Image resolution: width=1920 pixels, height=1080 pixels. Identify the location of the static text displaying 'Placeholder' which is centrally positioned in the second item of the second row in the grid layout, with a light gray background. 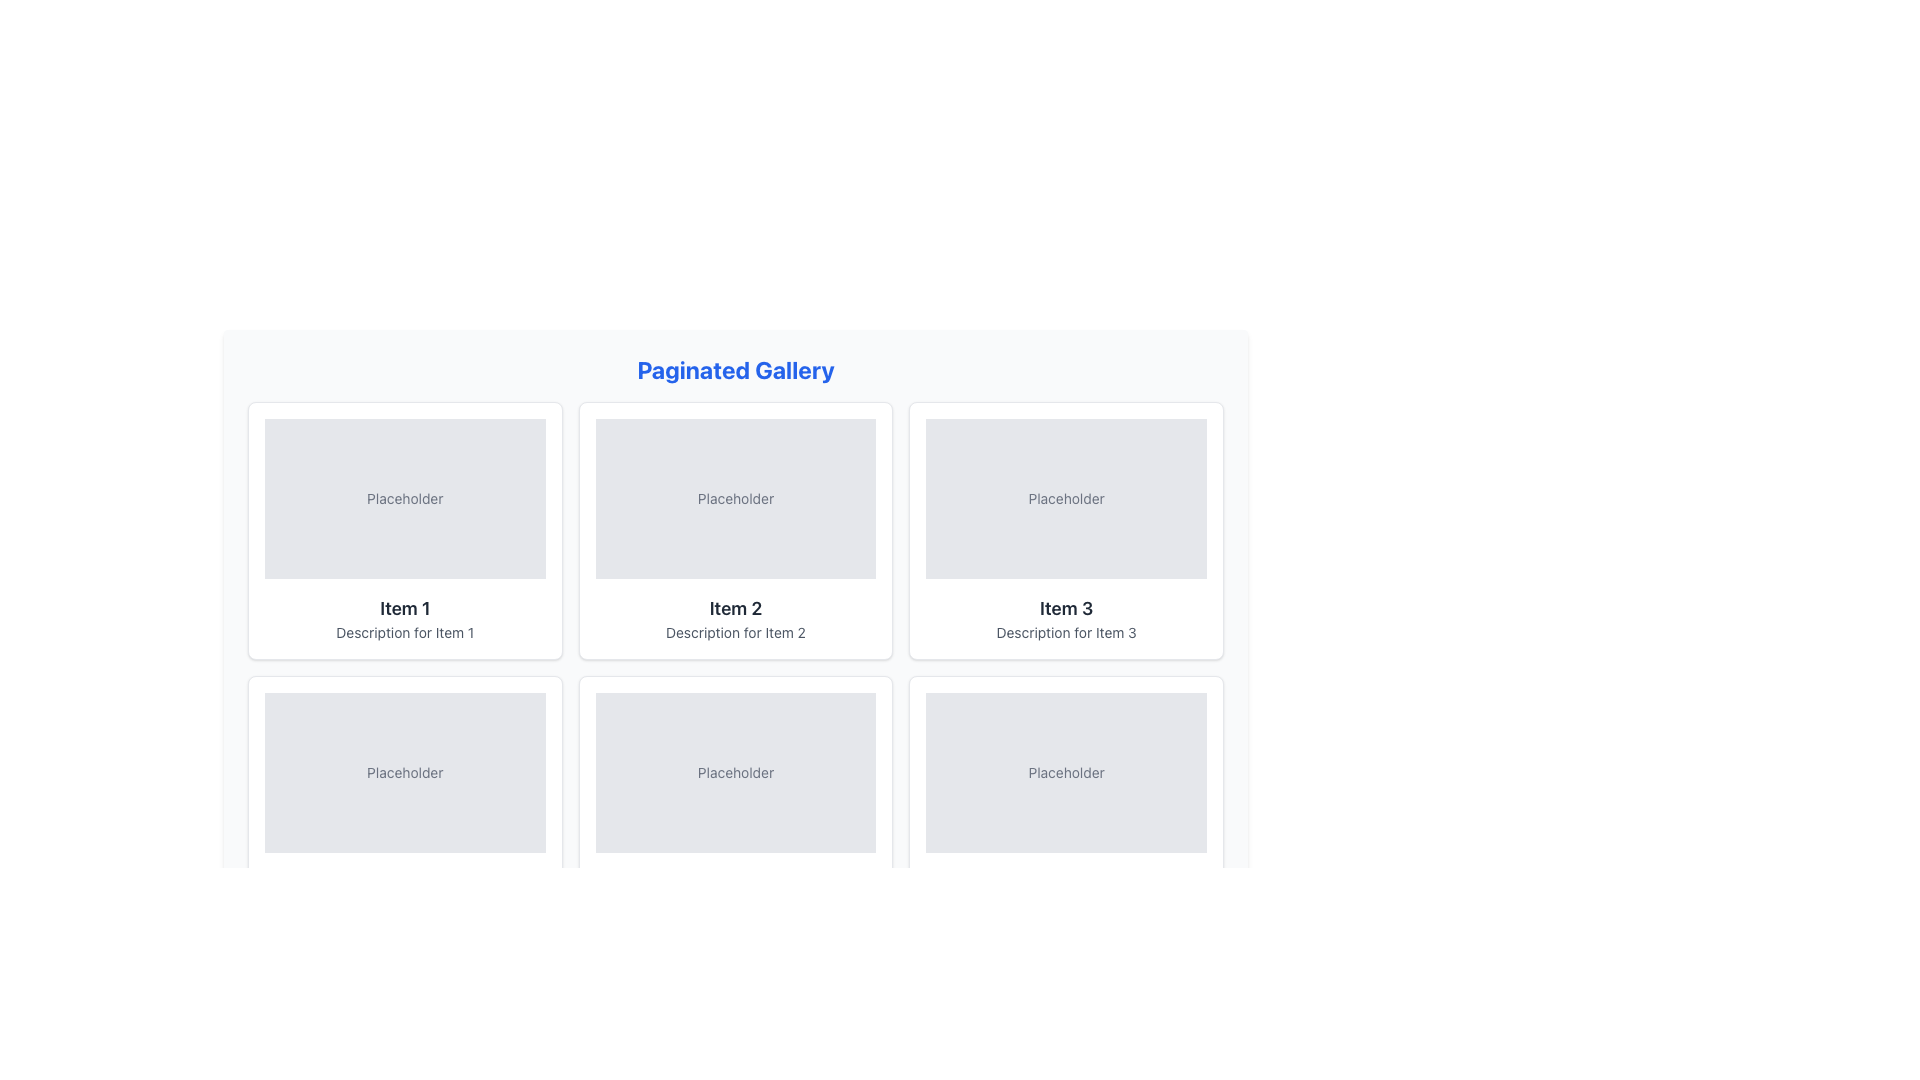
(734, 497).